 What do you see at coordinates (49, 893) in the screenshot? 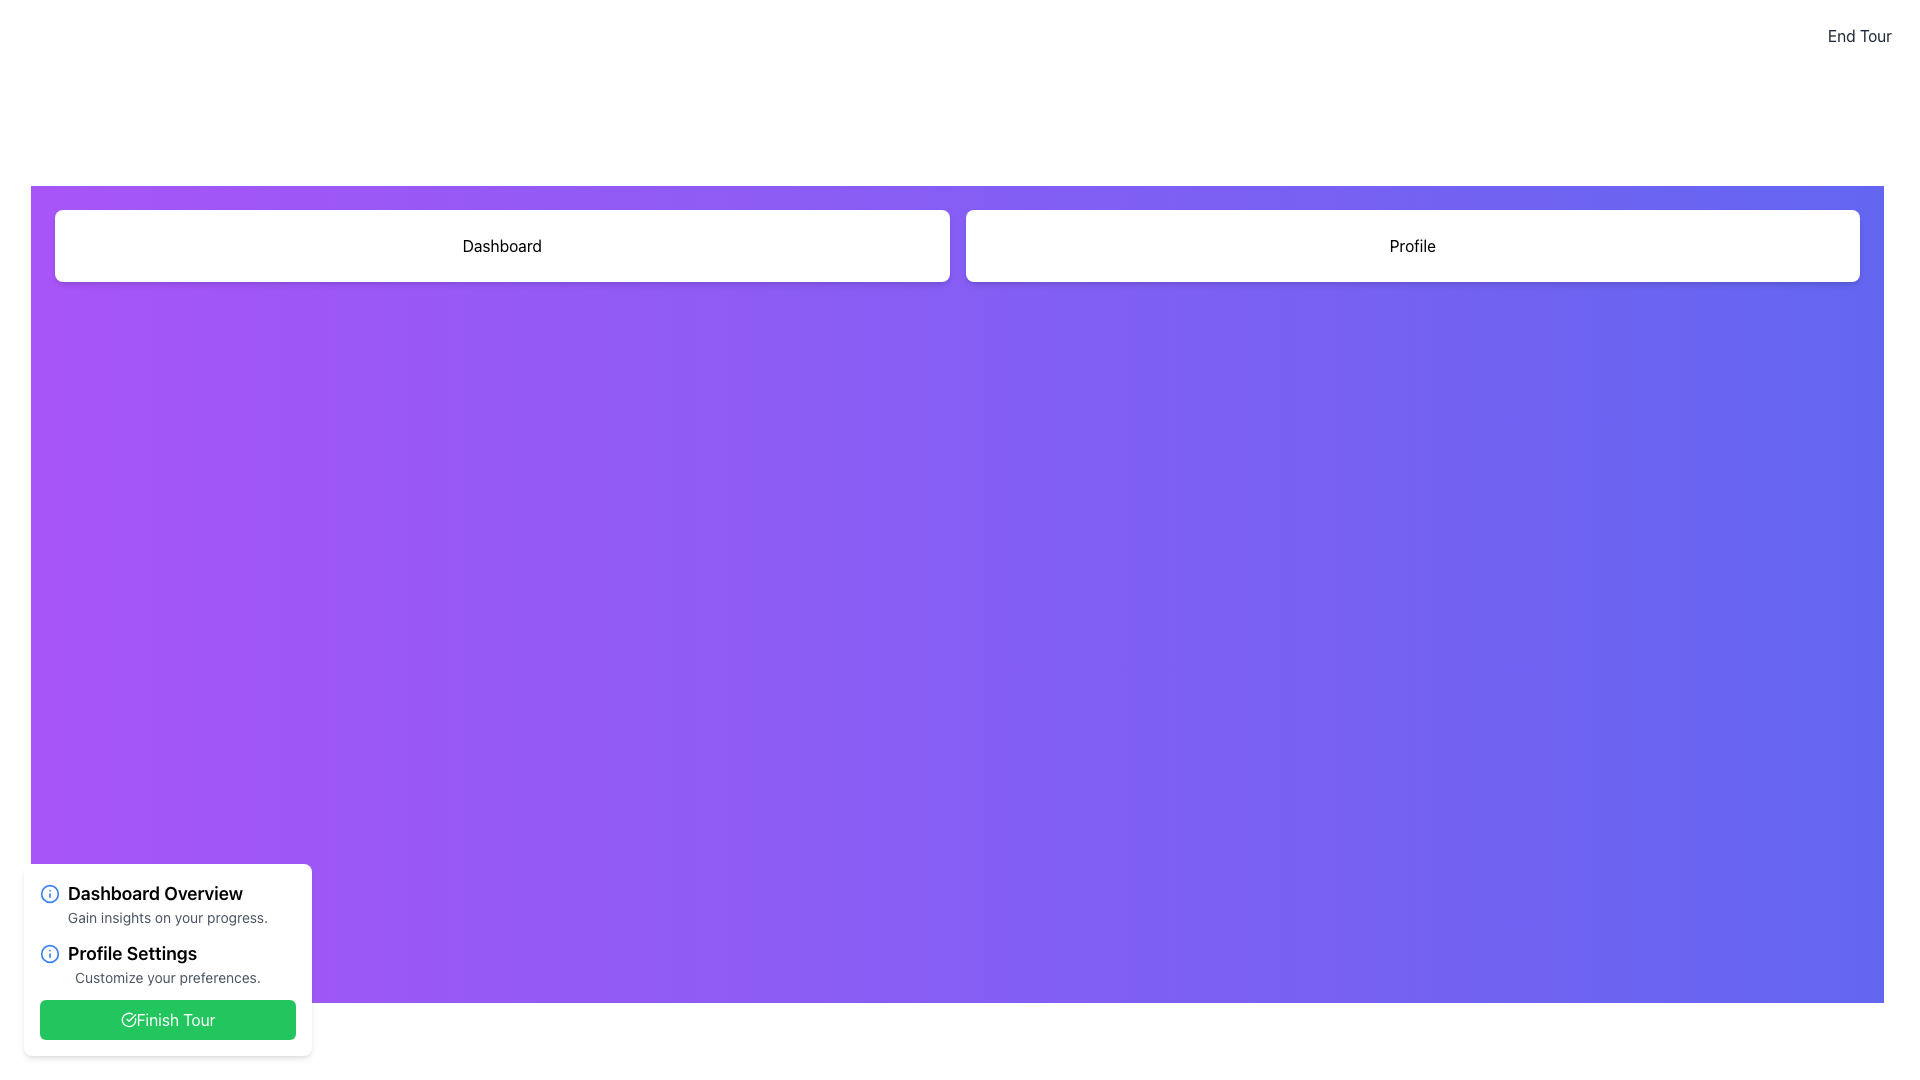
I see `the info icon, which is a blue circular outline with an 'i' symbol inside, located to the left of the 'Dashboard Overview' text` at bounding box center [49, 893].